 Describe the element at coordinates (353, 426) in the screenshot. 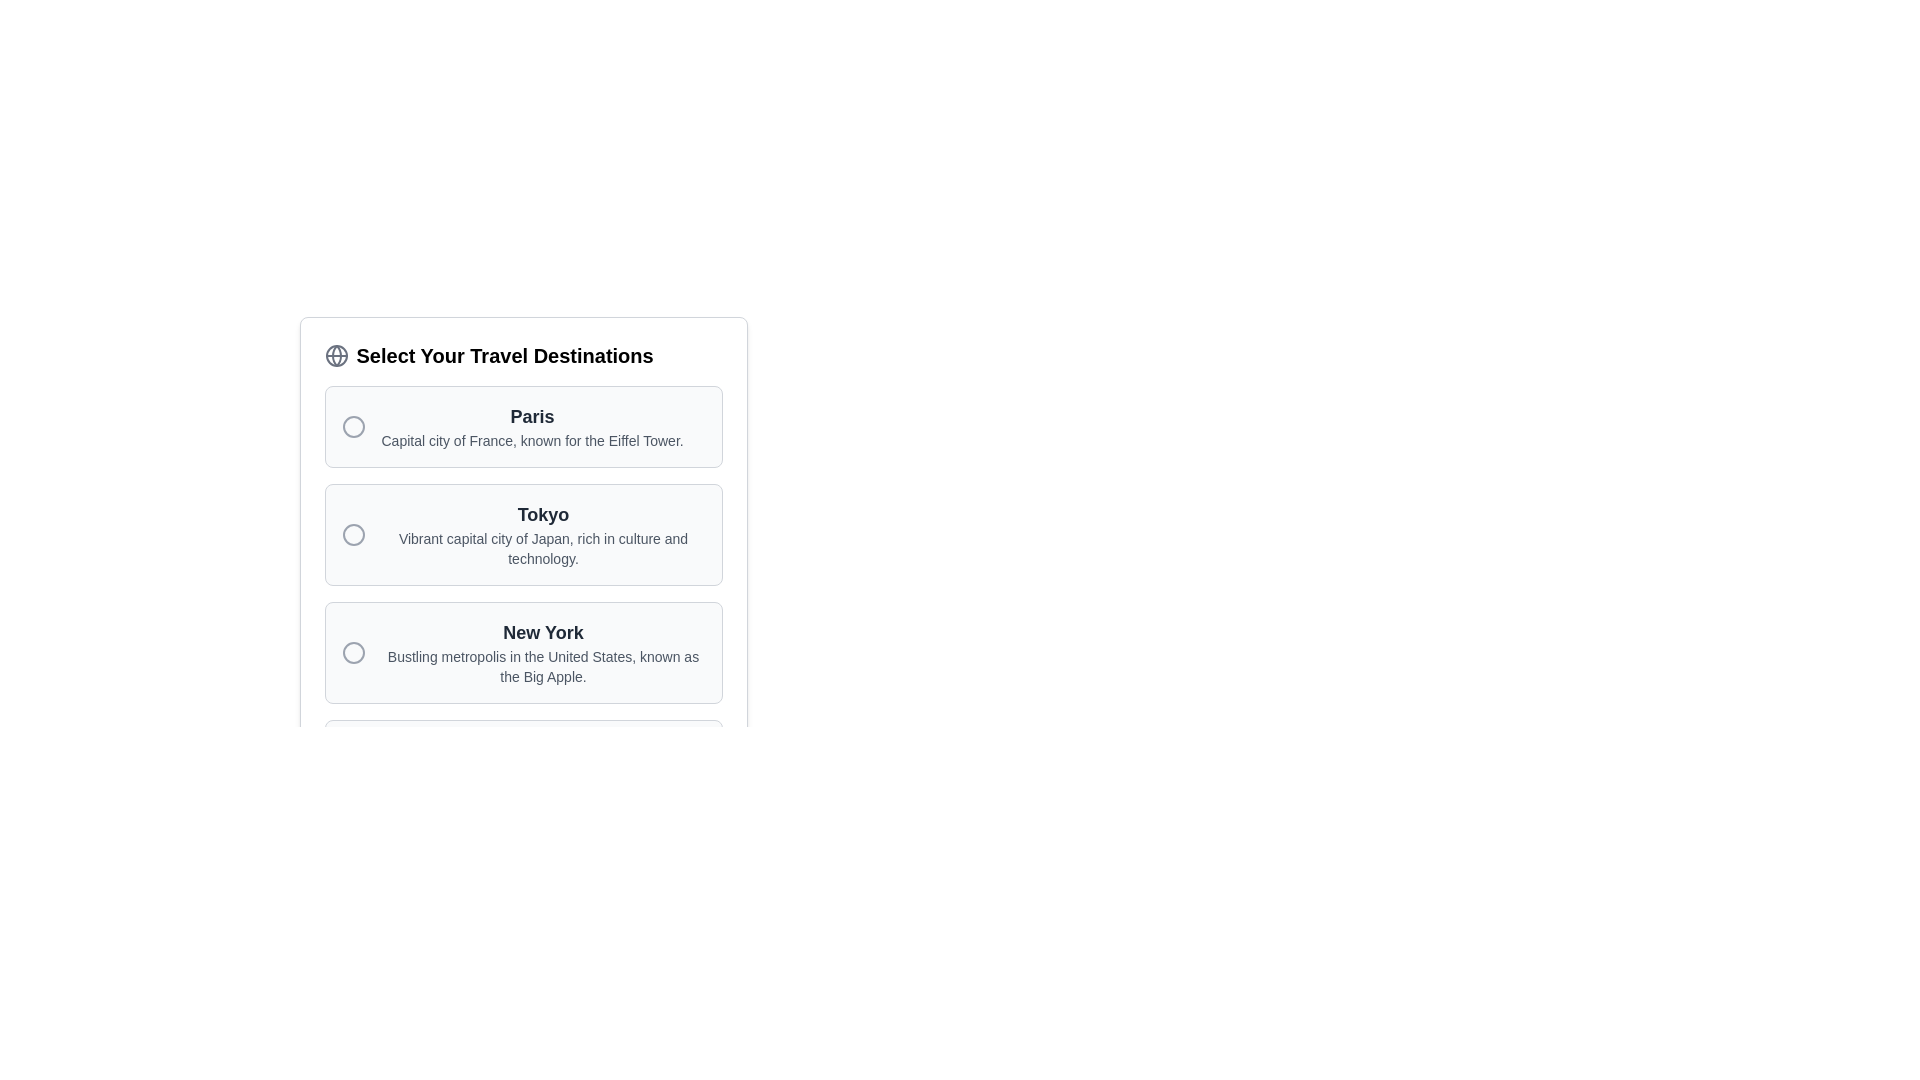

I see `the radio button next to the label 'Paris', which is a circular shape with a gray border and white fill, to trigger a tooltip or visual response` at that location.